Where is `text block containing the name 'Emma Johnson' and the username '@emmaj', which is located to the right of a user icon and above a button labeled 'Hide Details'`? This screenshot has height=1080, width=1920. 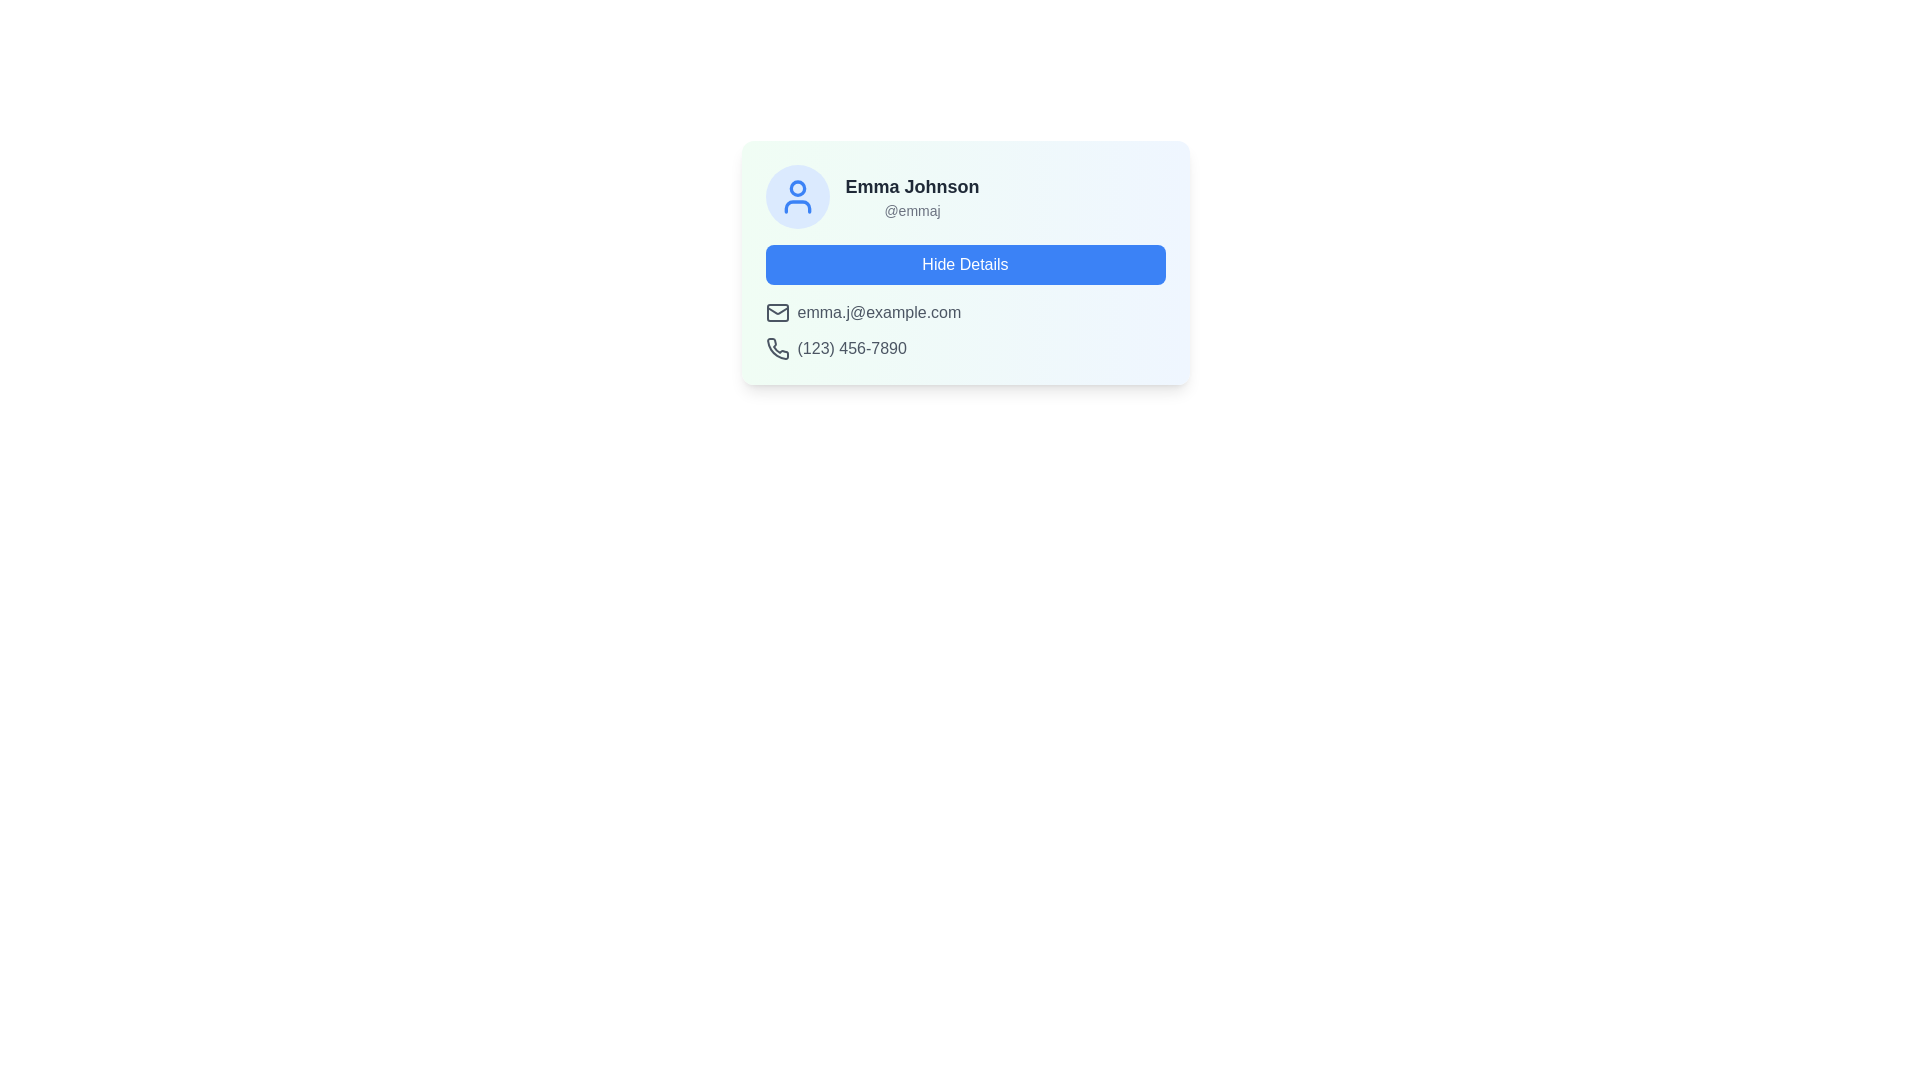 text block containing the name 'Emma Johnson' and the username '@emmaj', which is located to the right of a user icon and above a button labeled 'Hide Details' is located at coordinates (911, 196).